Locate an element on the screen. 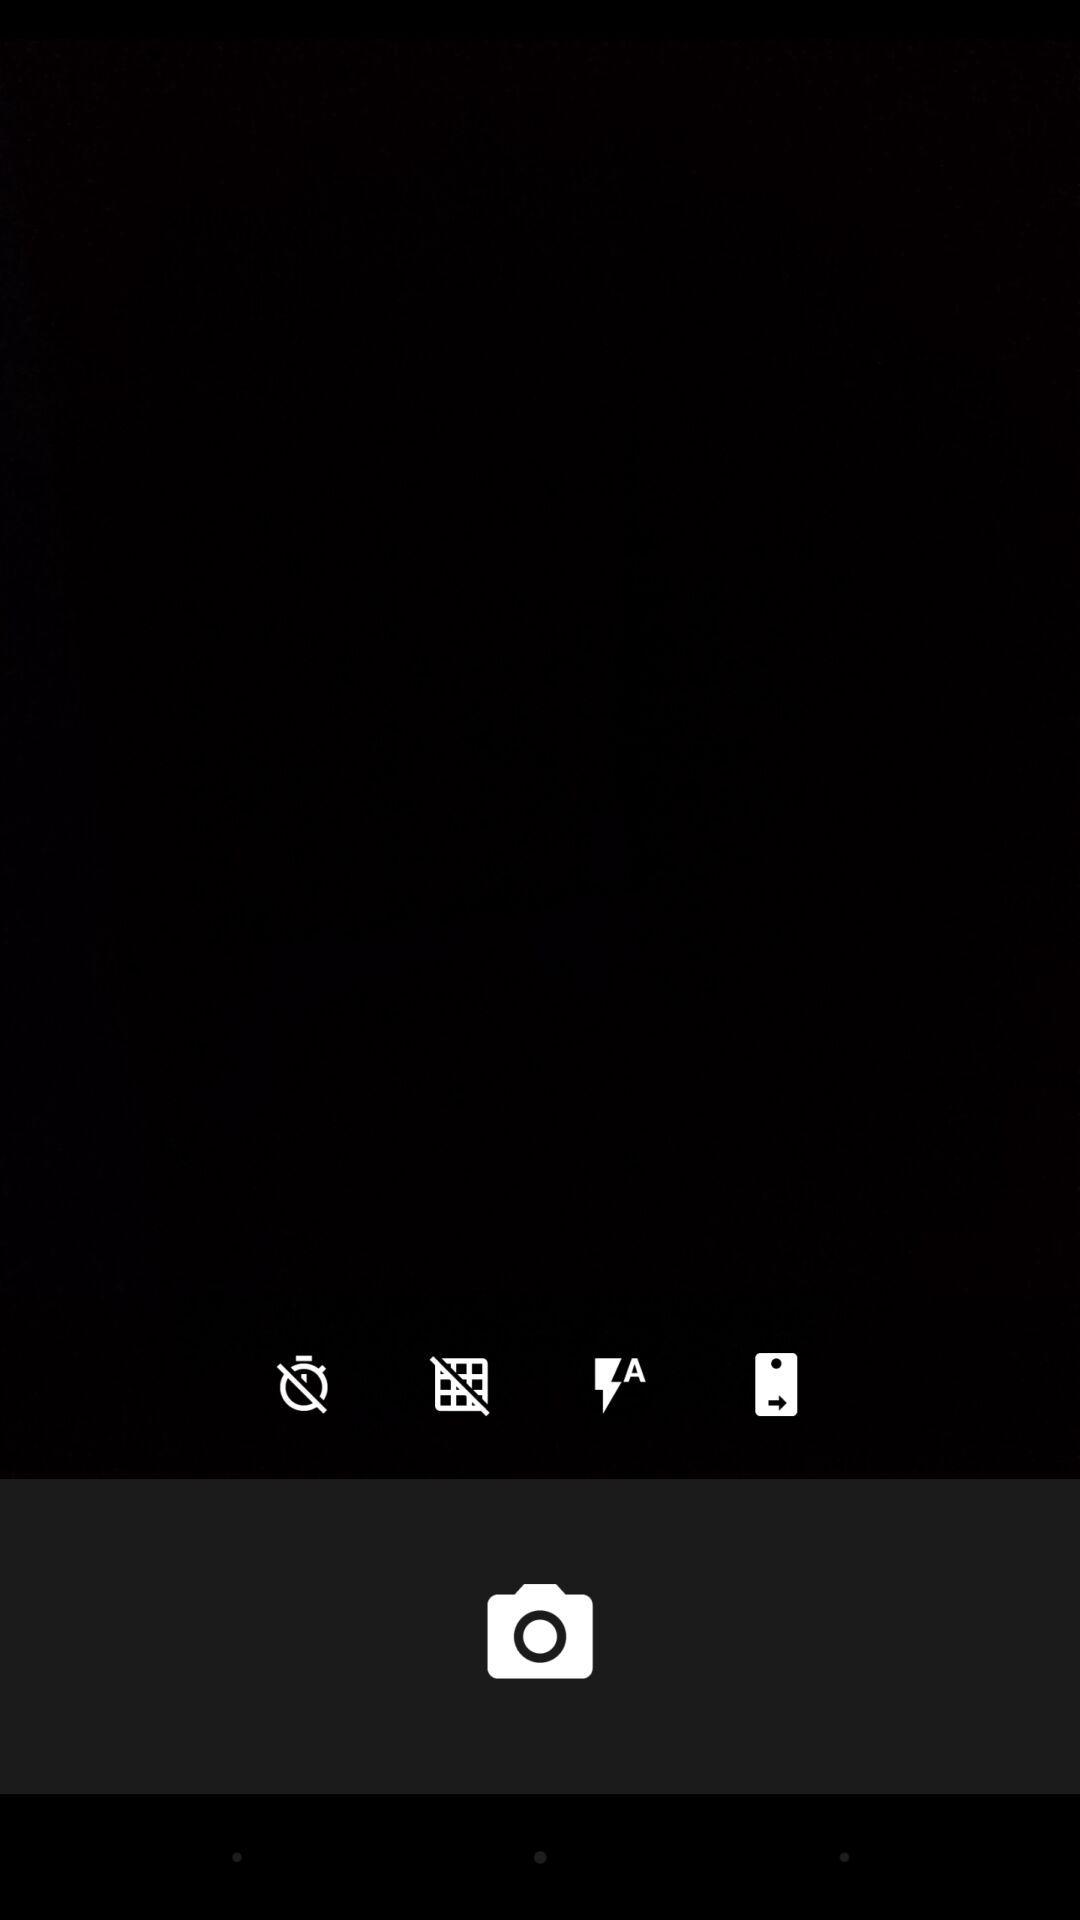 The image size is (1080, 1920). the flash icon is located at coordinates (617, 1383).